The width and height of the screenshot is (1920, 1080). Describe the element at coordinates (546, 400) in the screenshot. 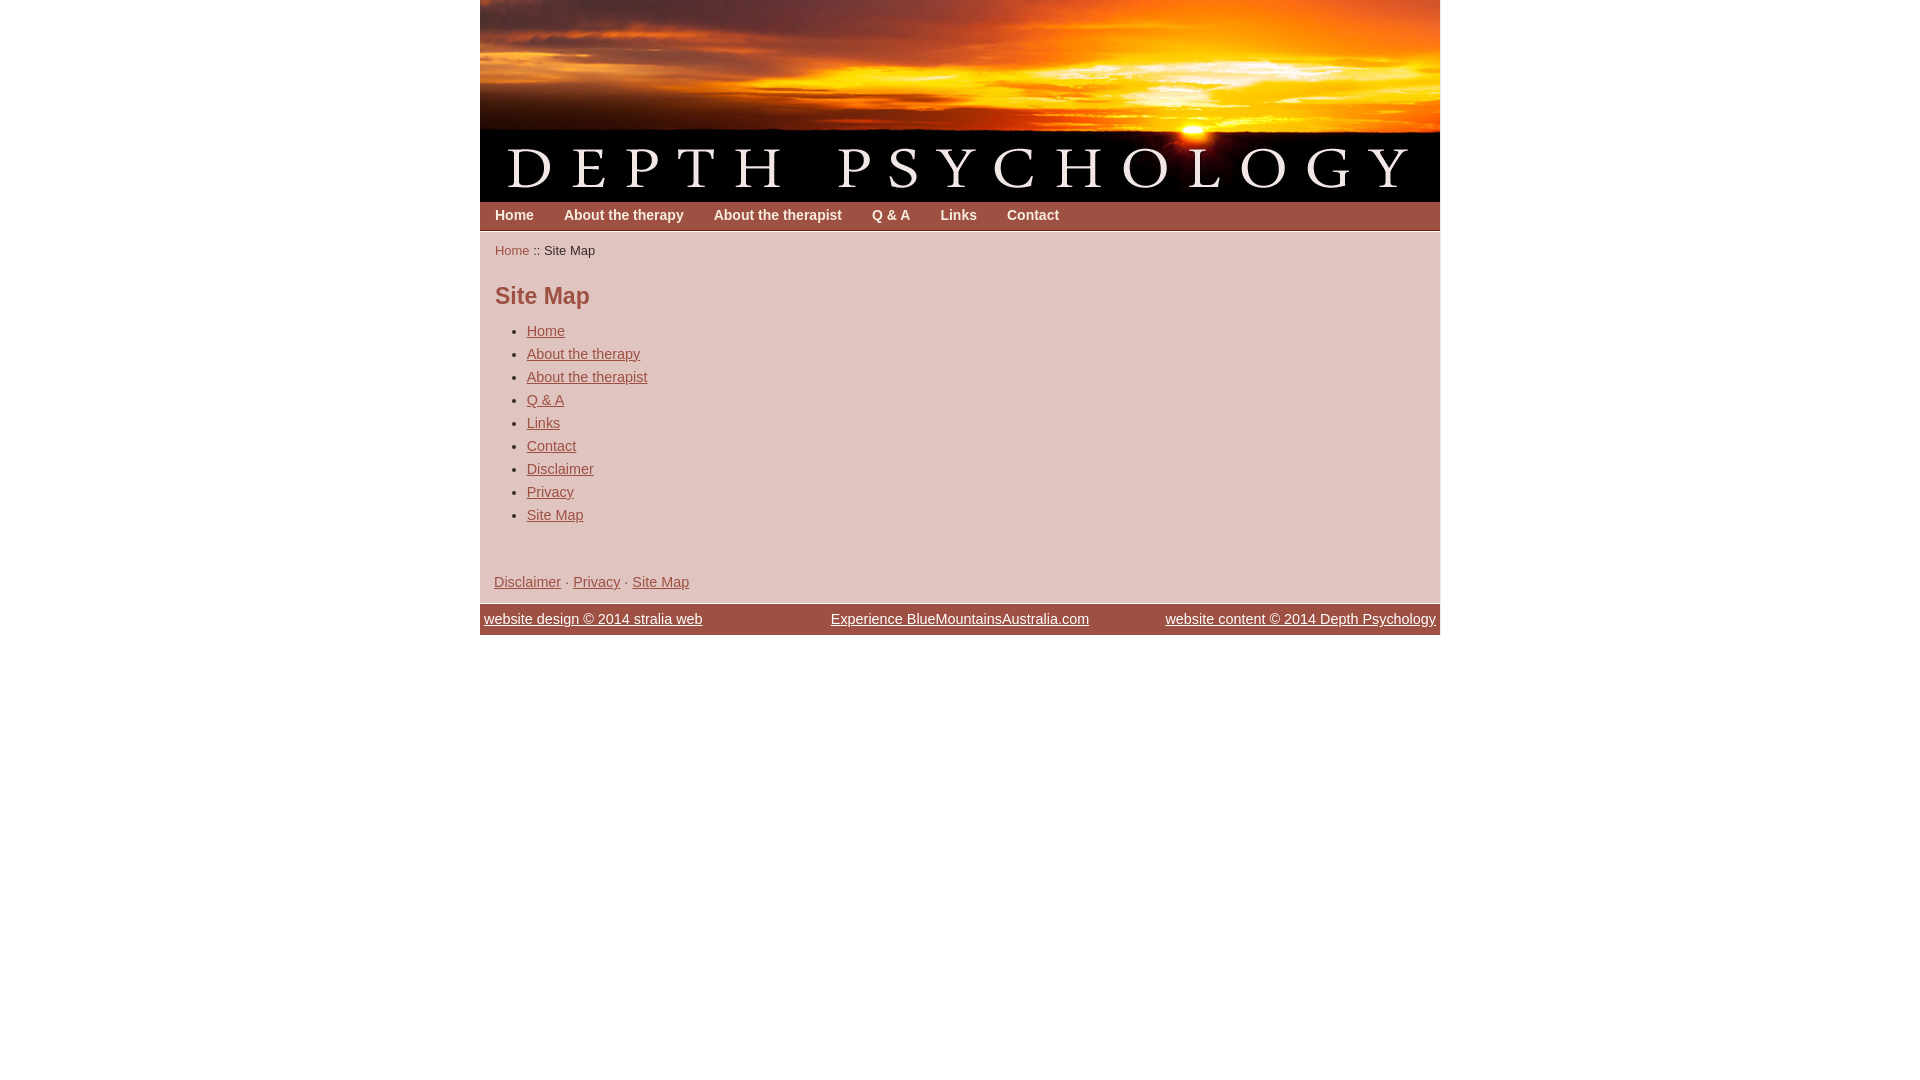

I see `'Q & A'` at that location.